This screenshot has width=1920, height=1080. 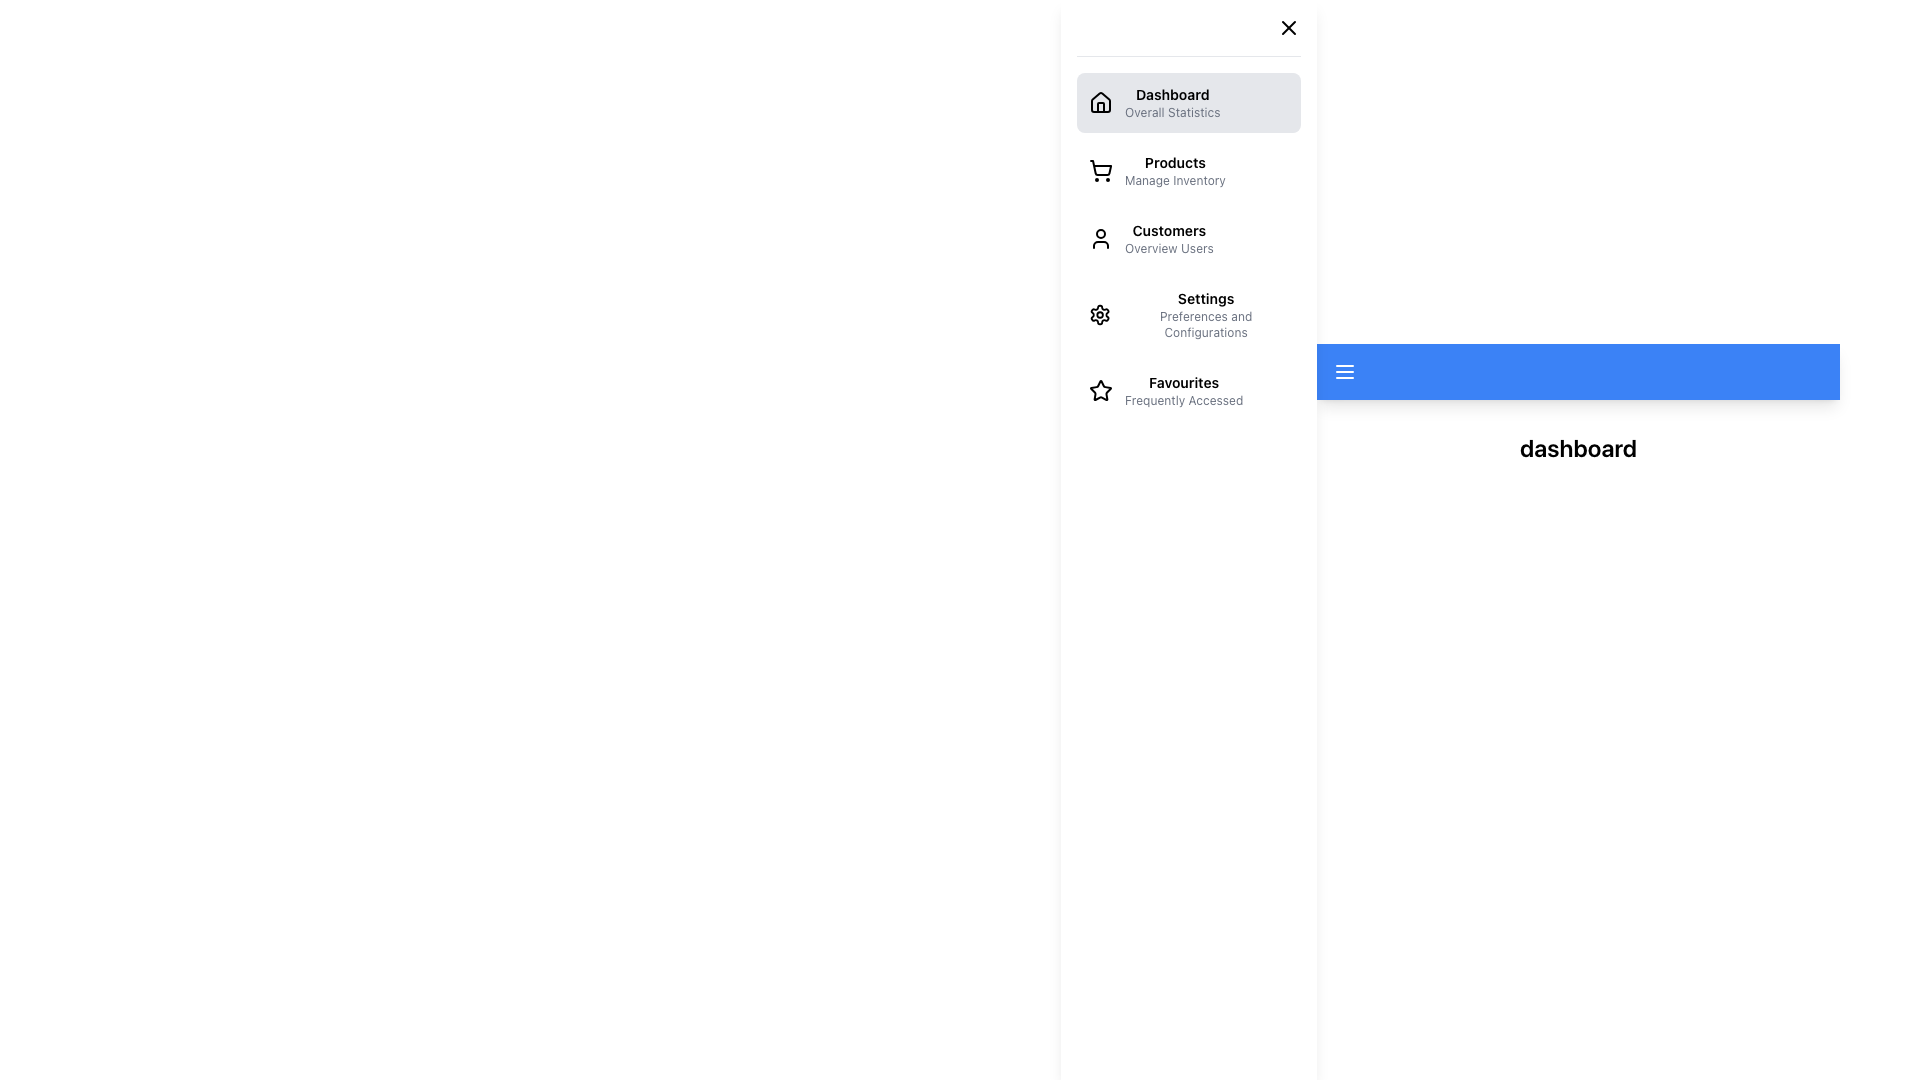 What do you see at coordinates (1099, 390) in the screenshot?
I see `the 'Favourites' menu item represented by the star icon, which is aligned horizontally with other menu icons like 'Dashboard' and 'Products'` at bounding box center [1099, 390].